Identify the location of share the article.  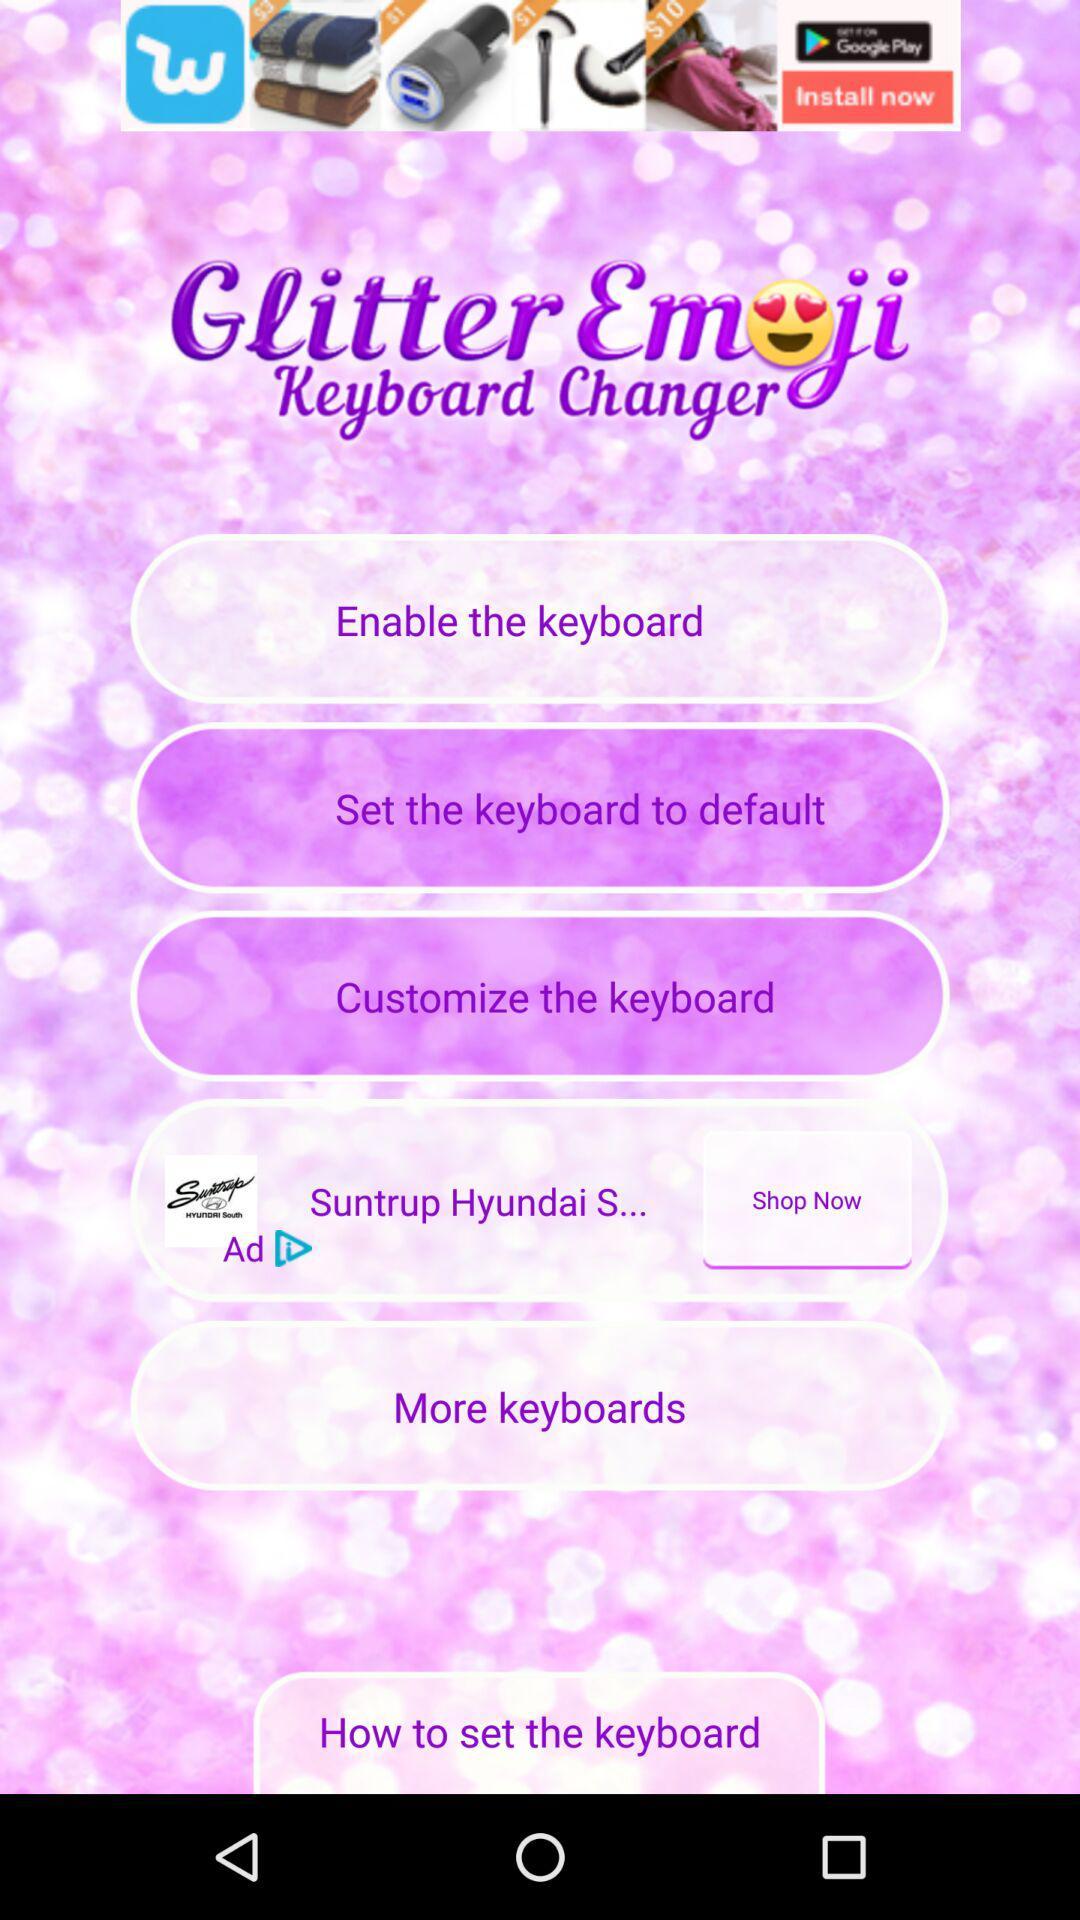
(540, 65).